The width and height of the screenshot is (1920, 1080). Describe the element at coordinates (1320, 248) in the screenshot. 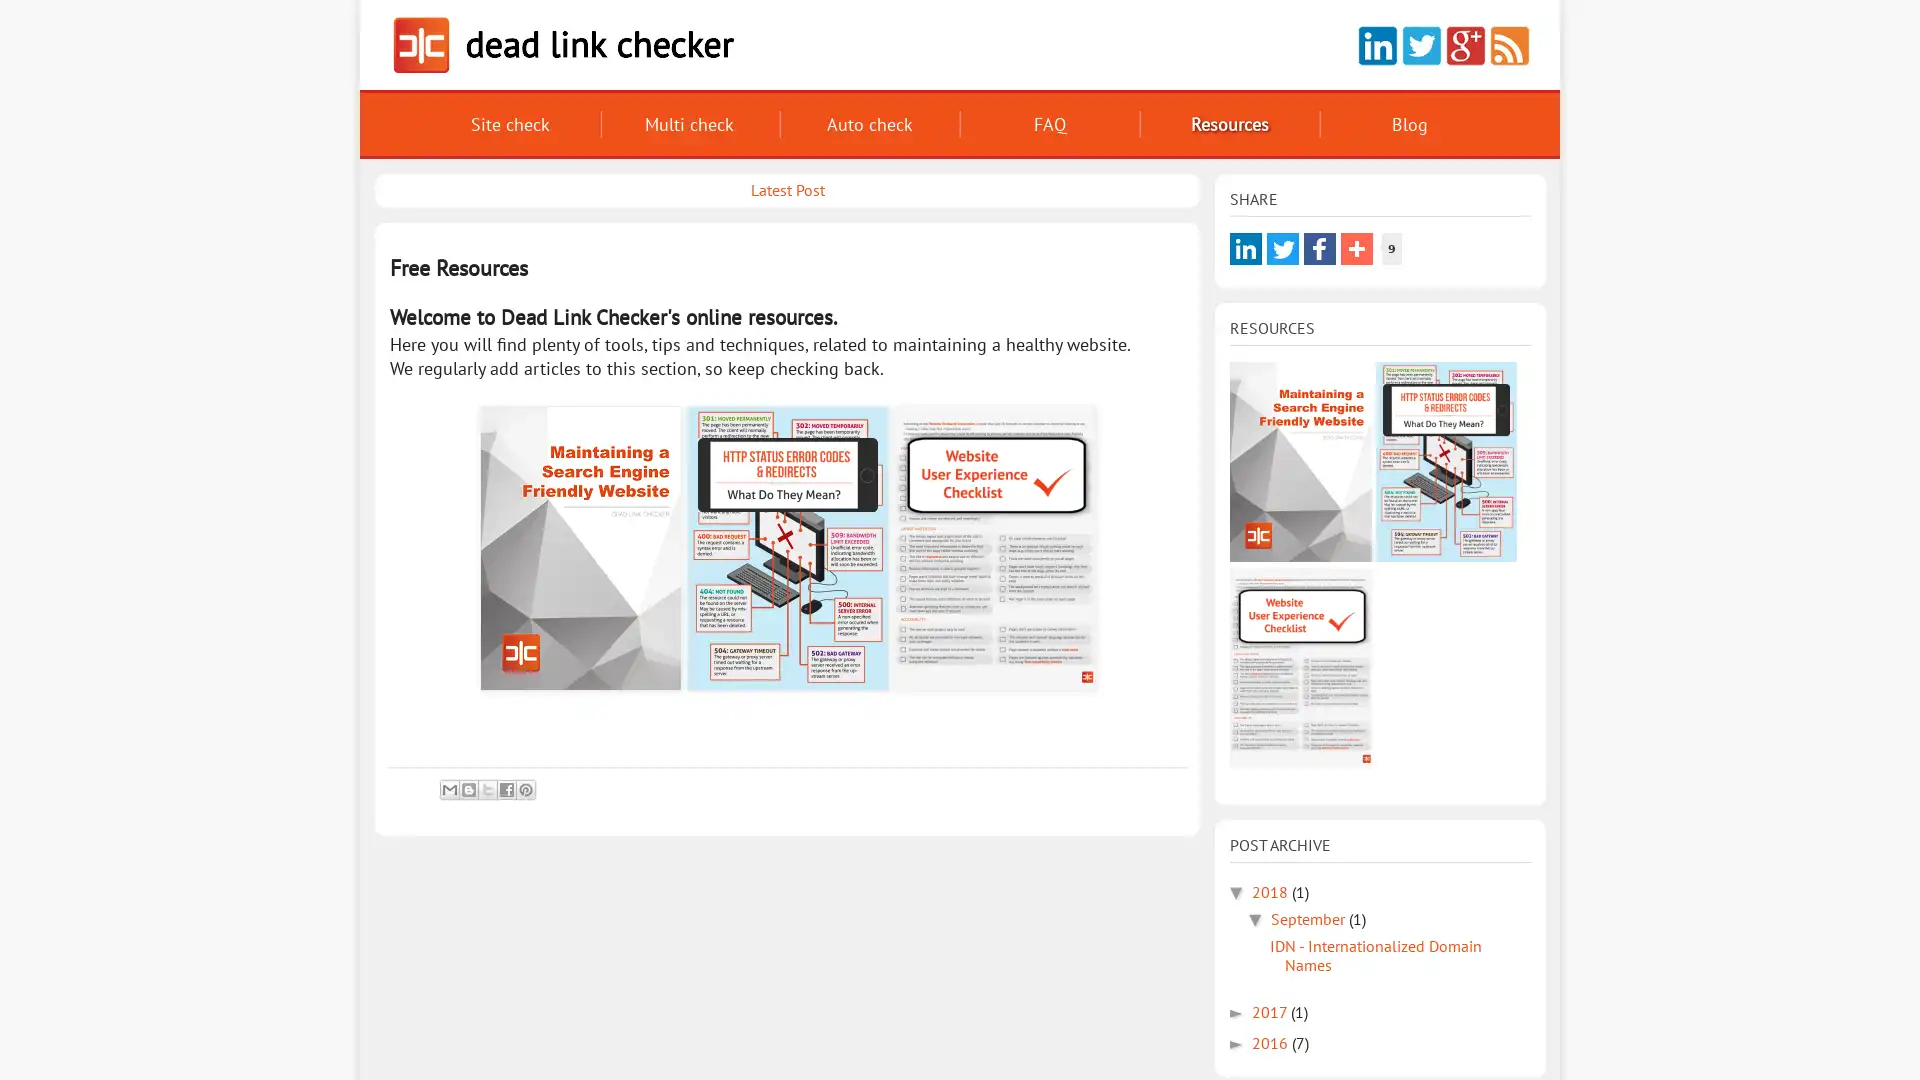

I see `Share to Facebook` at that location.